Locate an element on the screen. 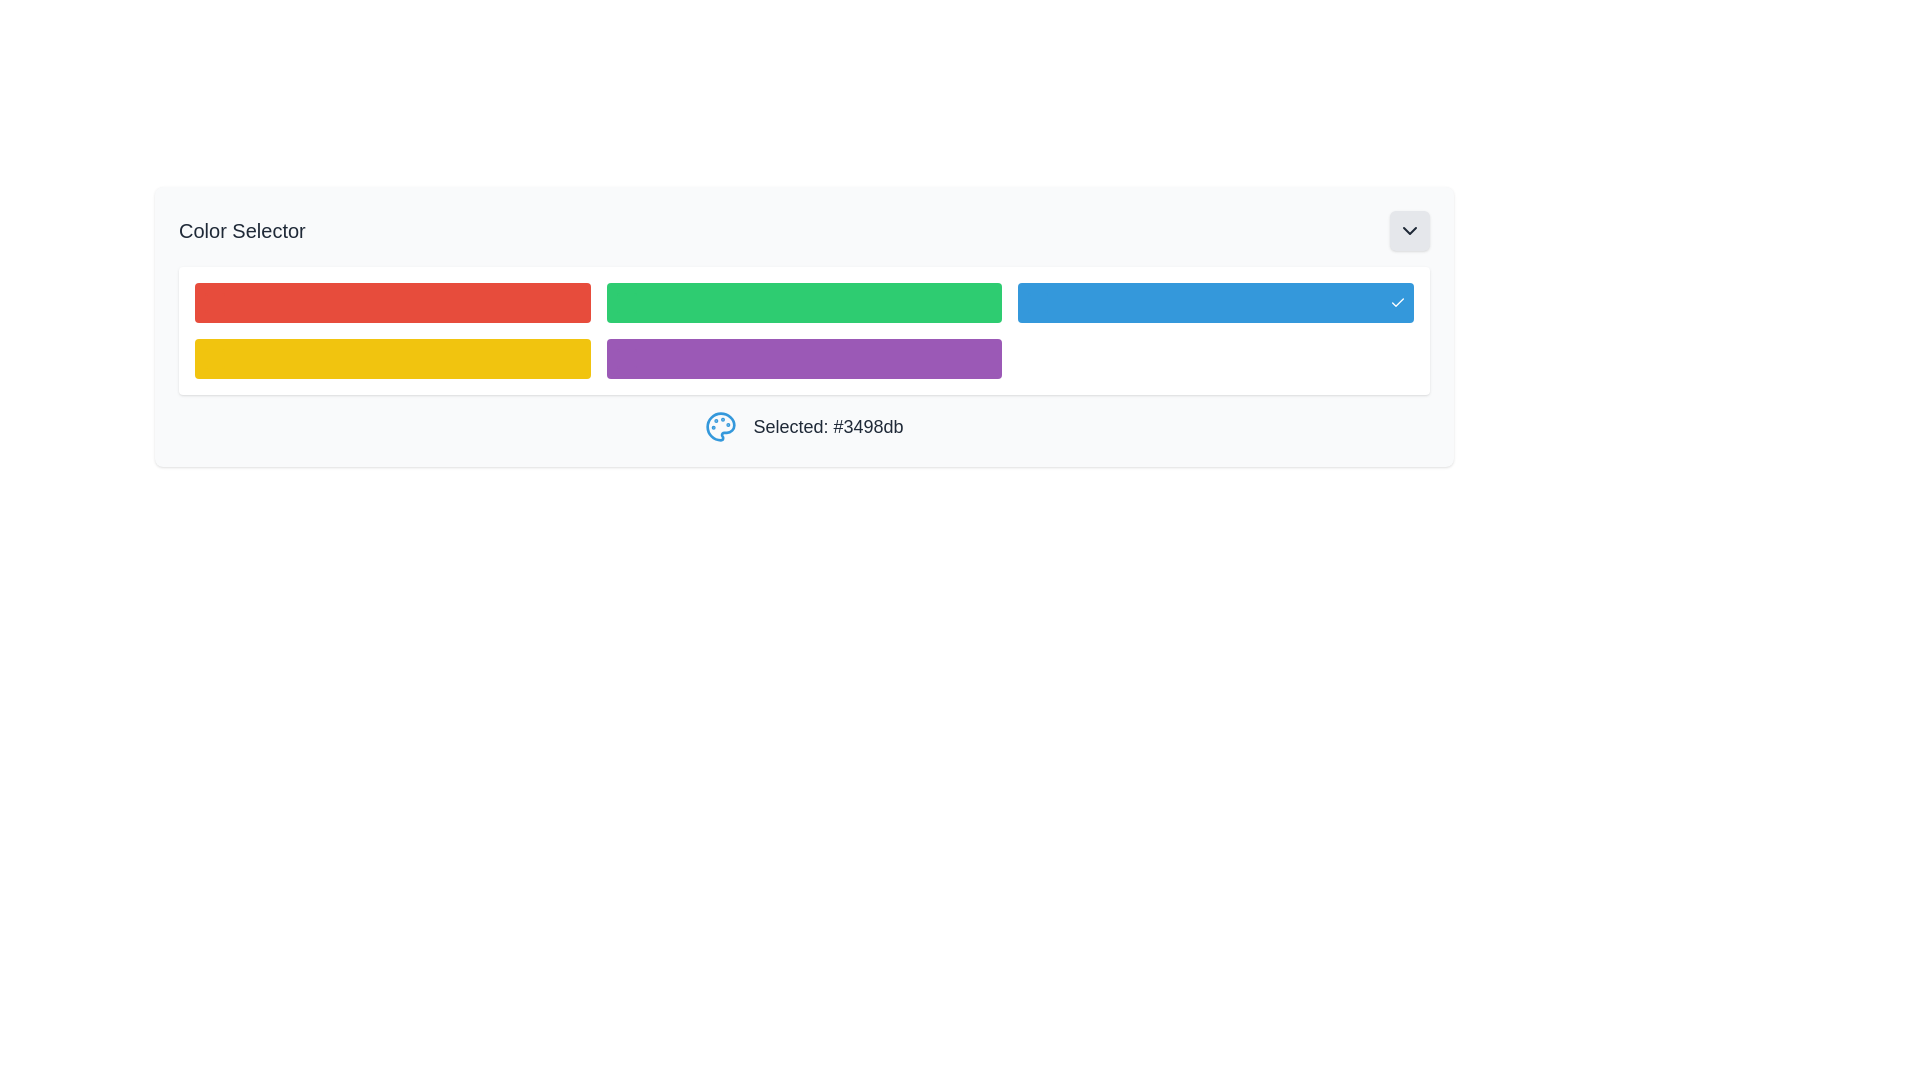  the 'Color Selector' title with dropdown control located at the top of the color selection interface is located at coordinates (804, 230).